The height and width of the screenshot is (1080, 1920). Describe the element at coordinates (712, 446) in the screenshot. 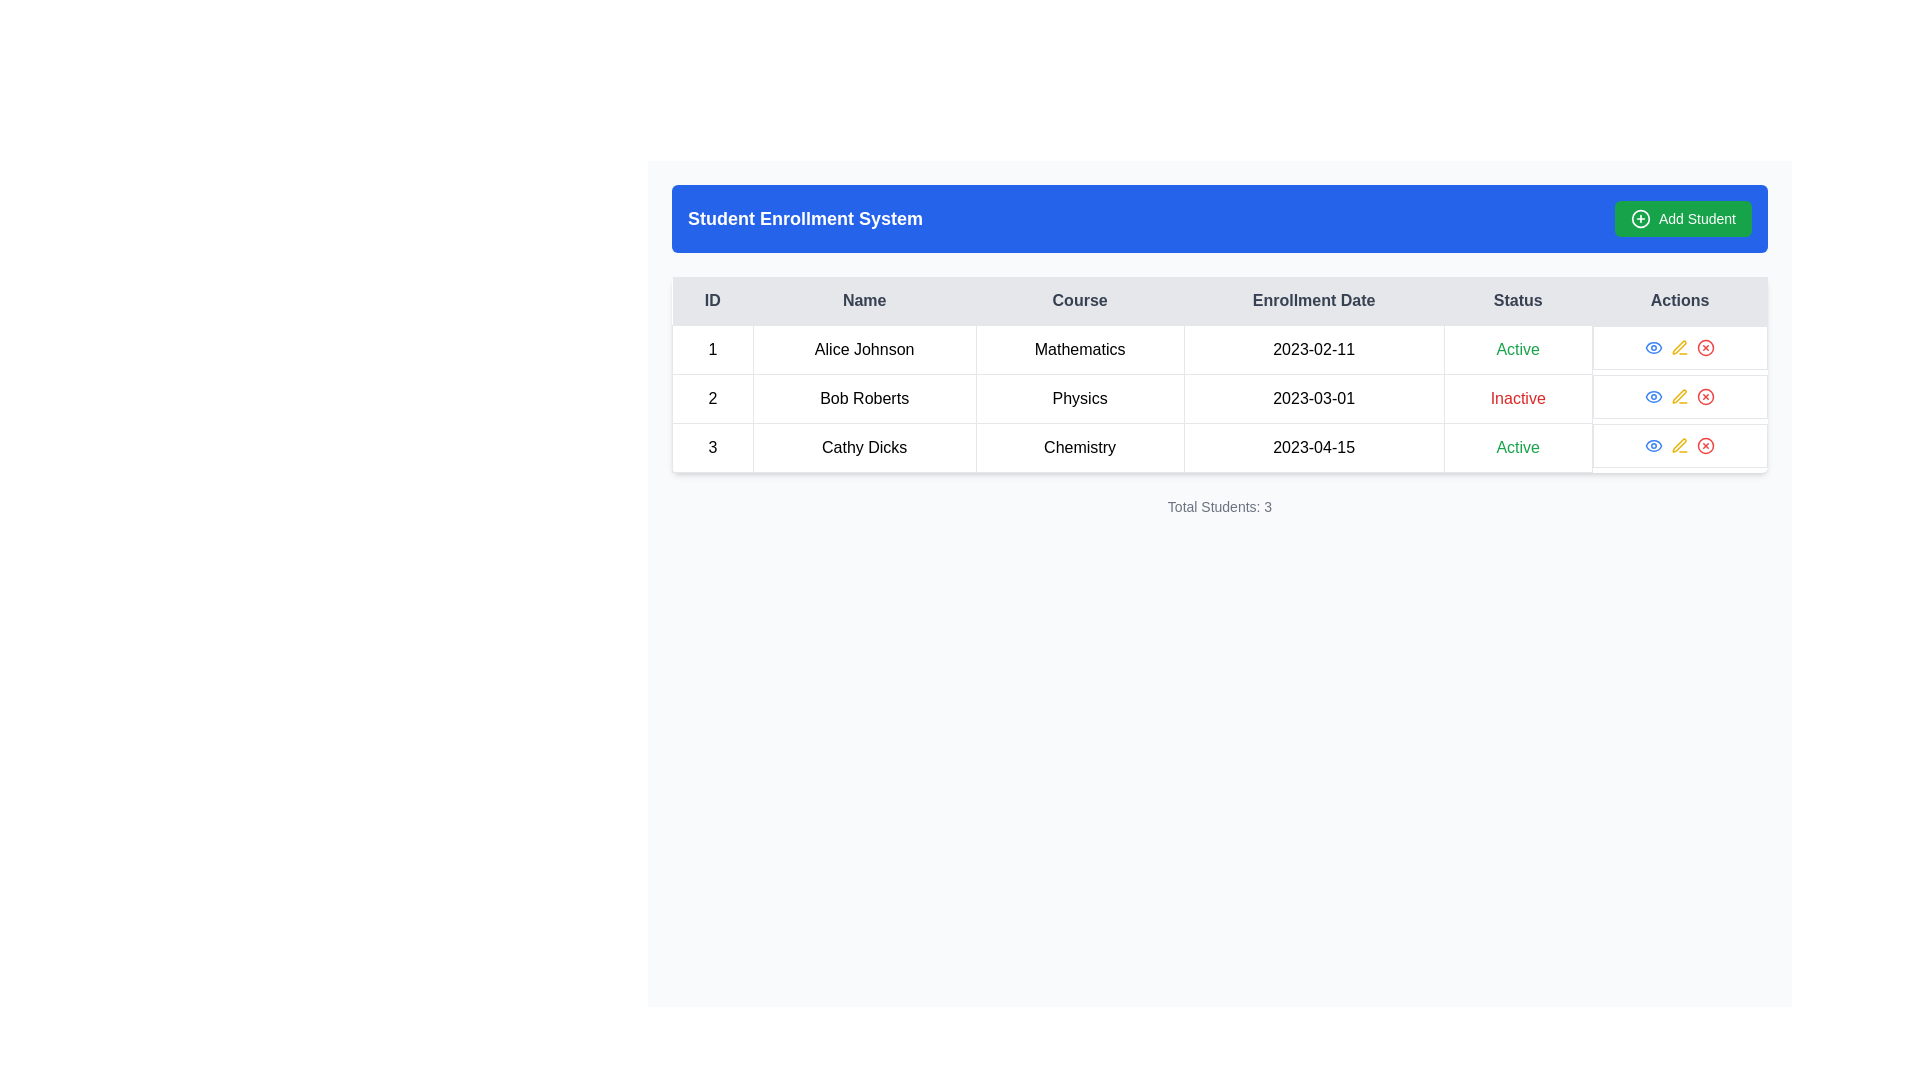

I see `the static text element displaying the unique identifier '3', which is located in the 'ID' column of the third row of the table` at that location.